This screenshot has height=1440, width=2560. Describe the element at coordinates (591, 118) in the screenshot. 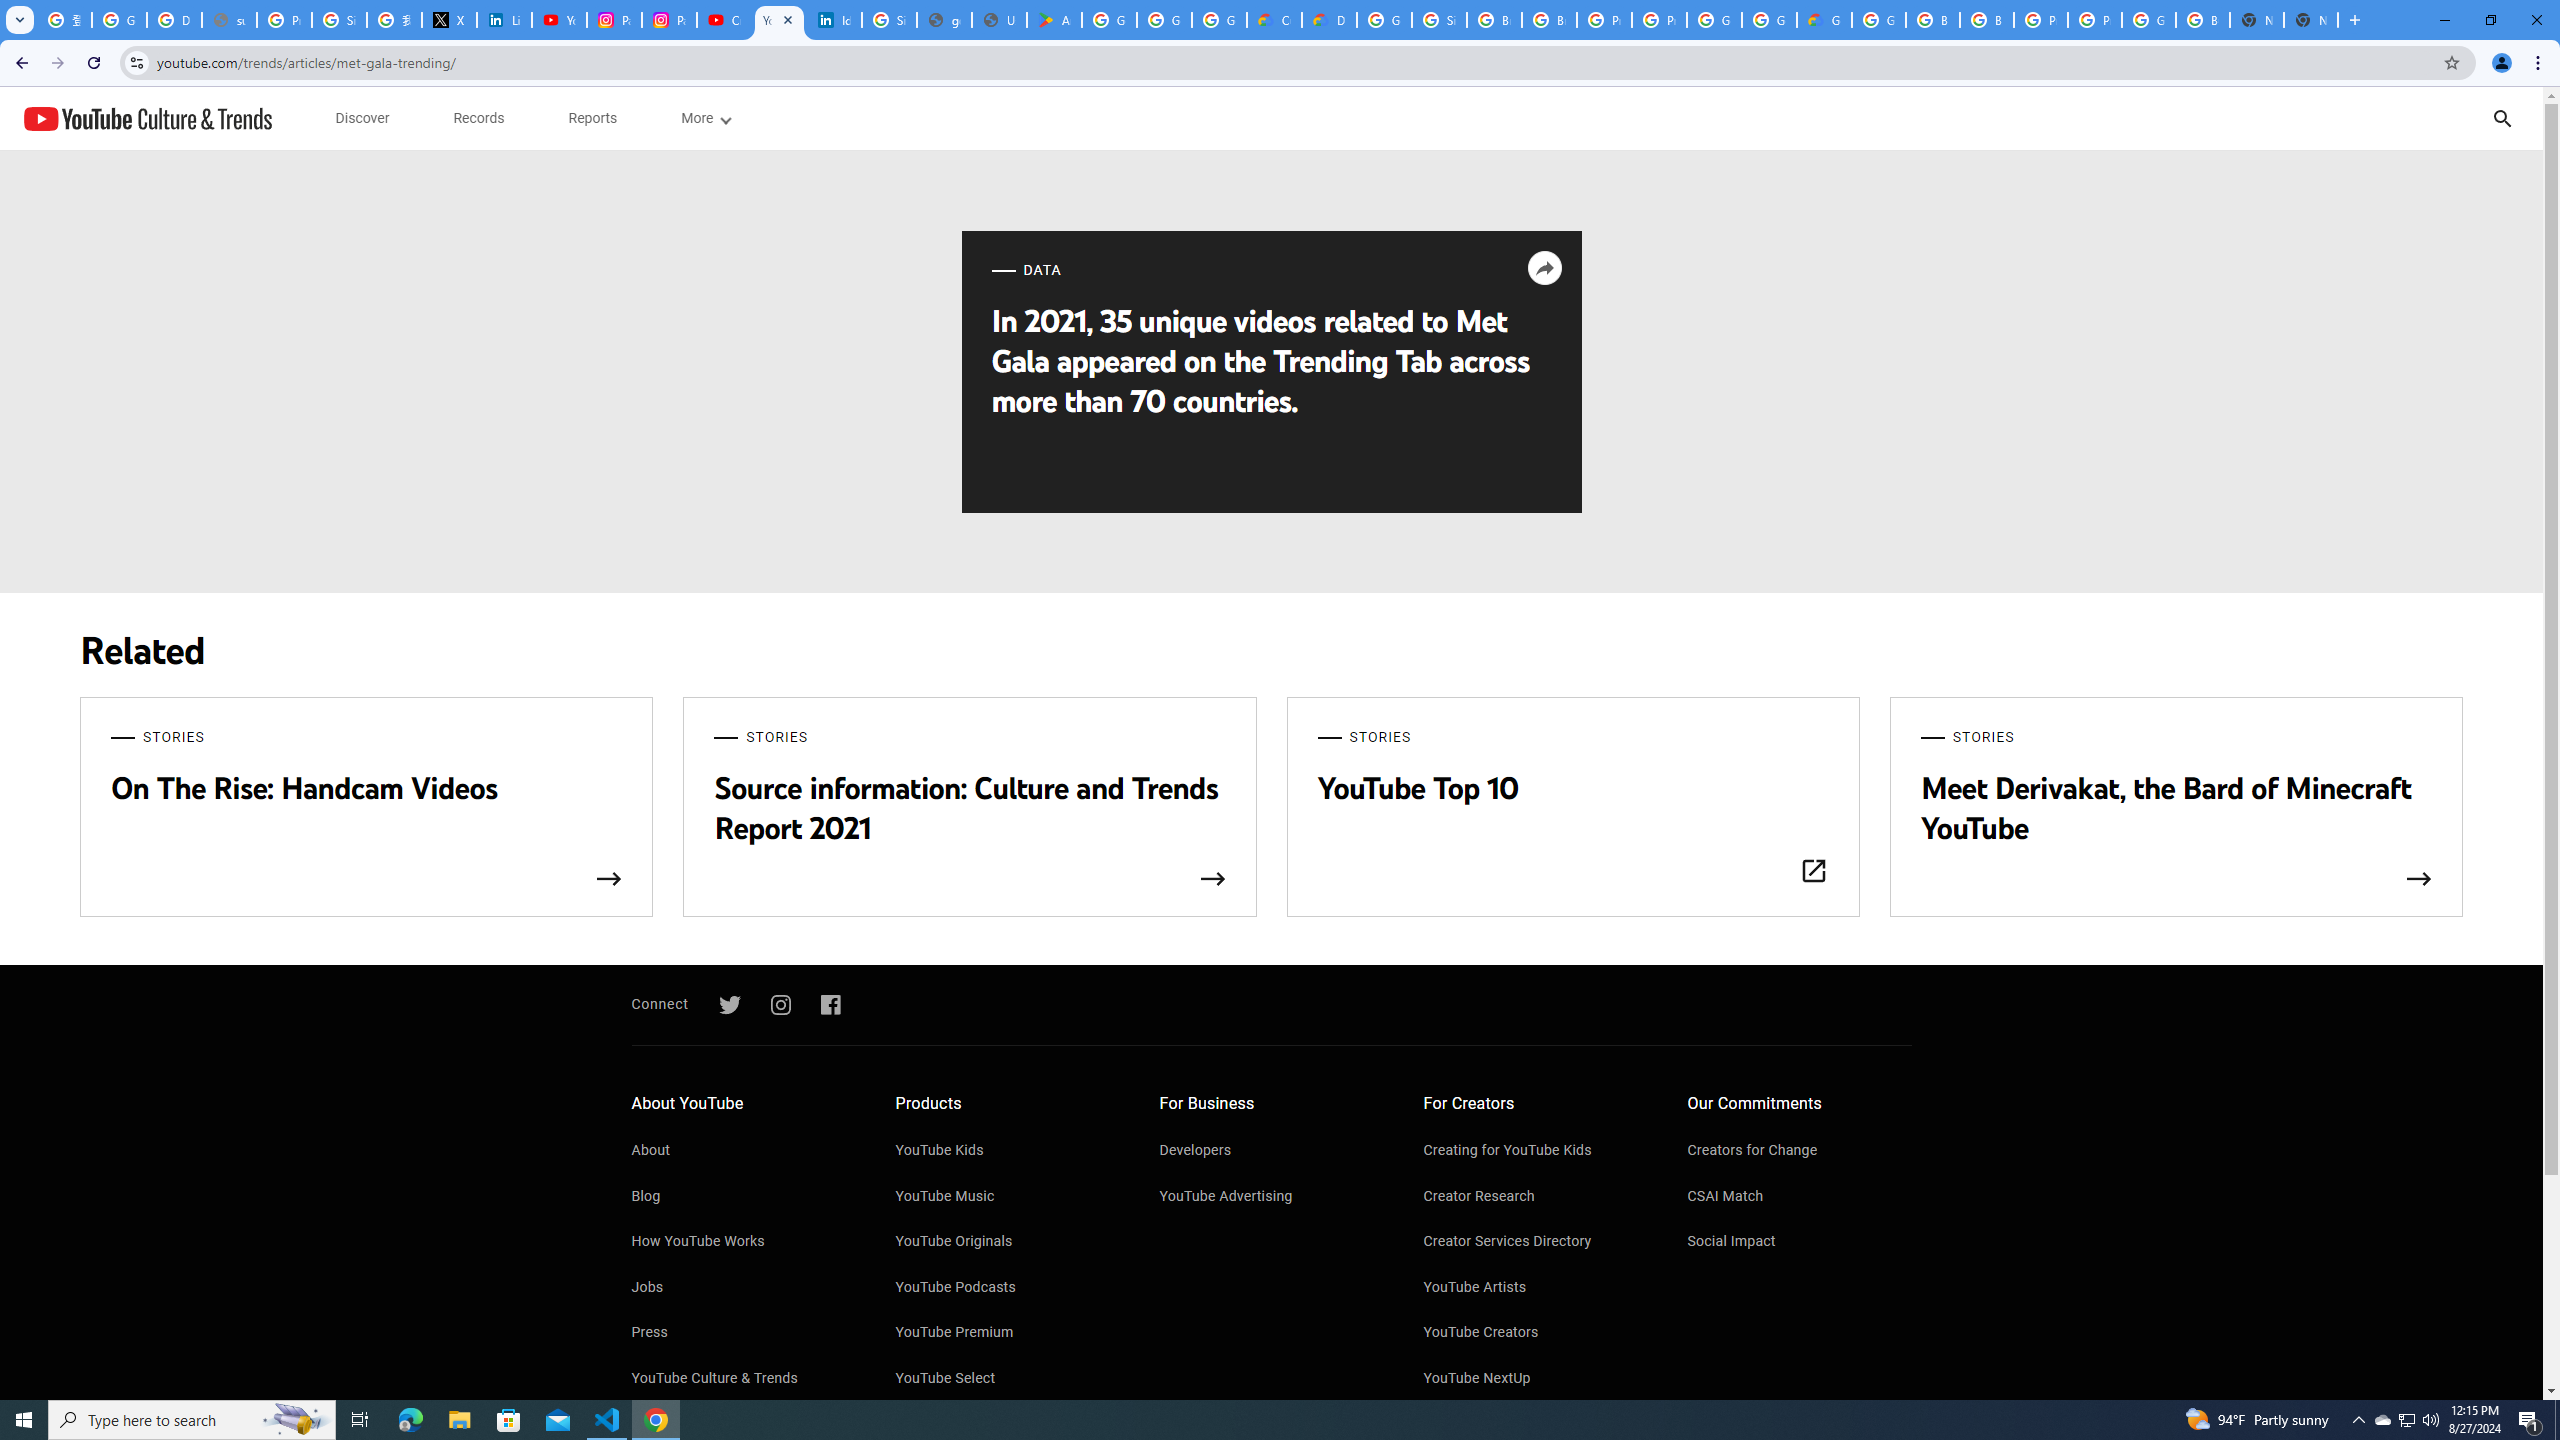

I see `'subnav-Reports menupopup'` at that location.